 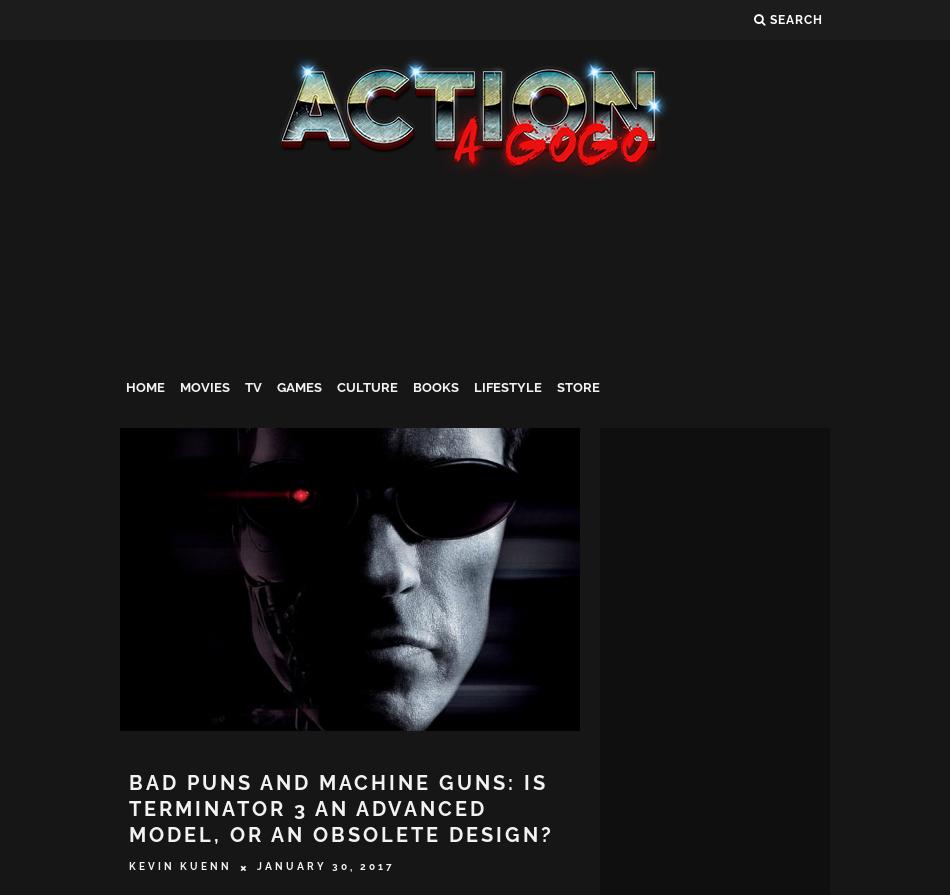 What do you see at coordinates (180, 865) in the screenshot?
I see `'Kevin Kuenn'` at bounding box center [180, 865].